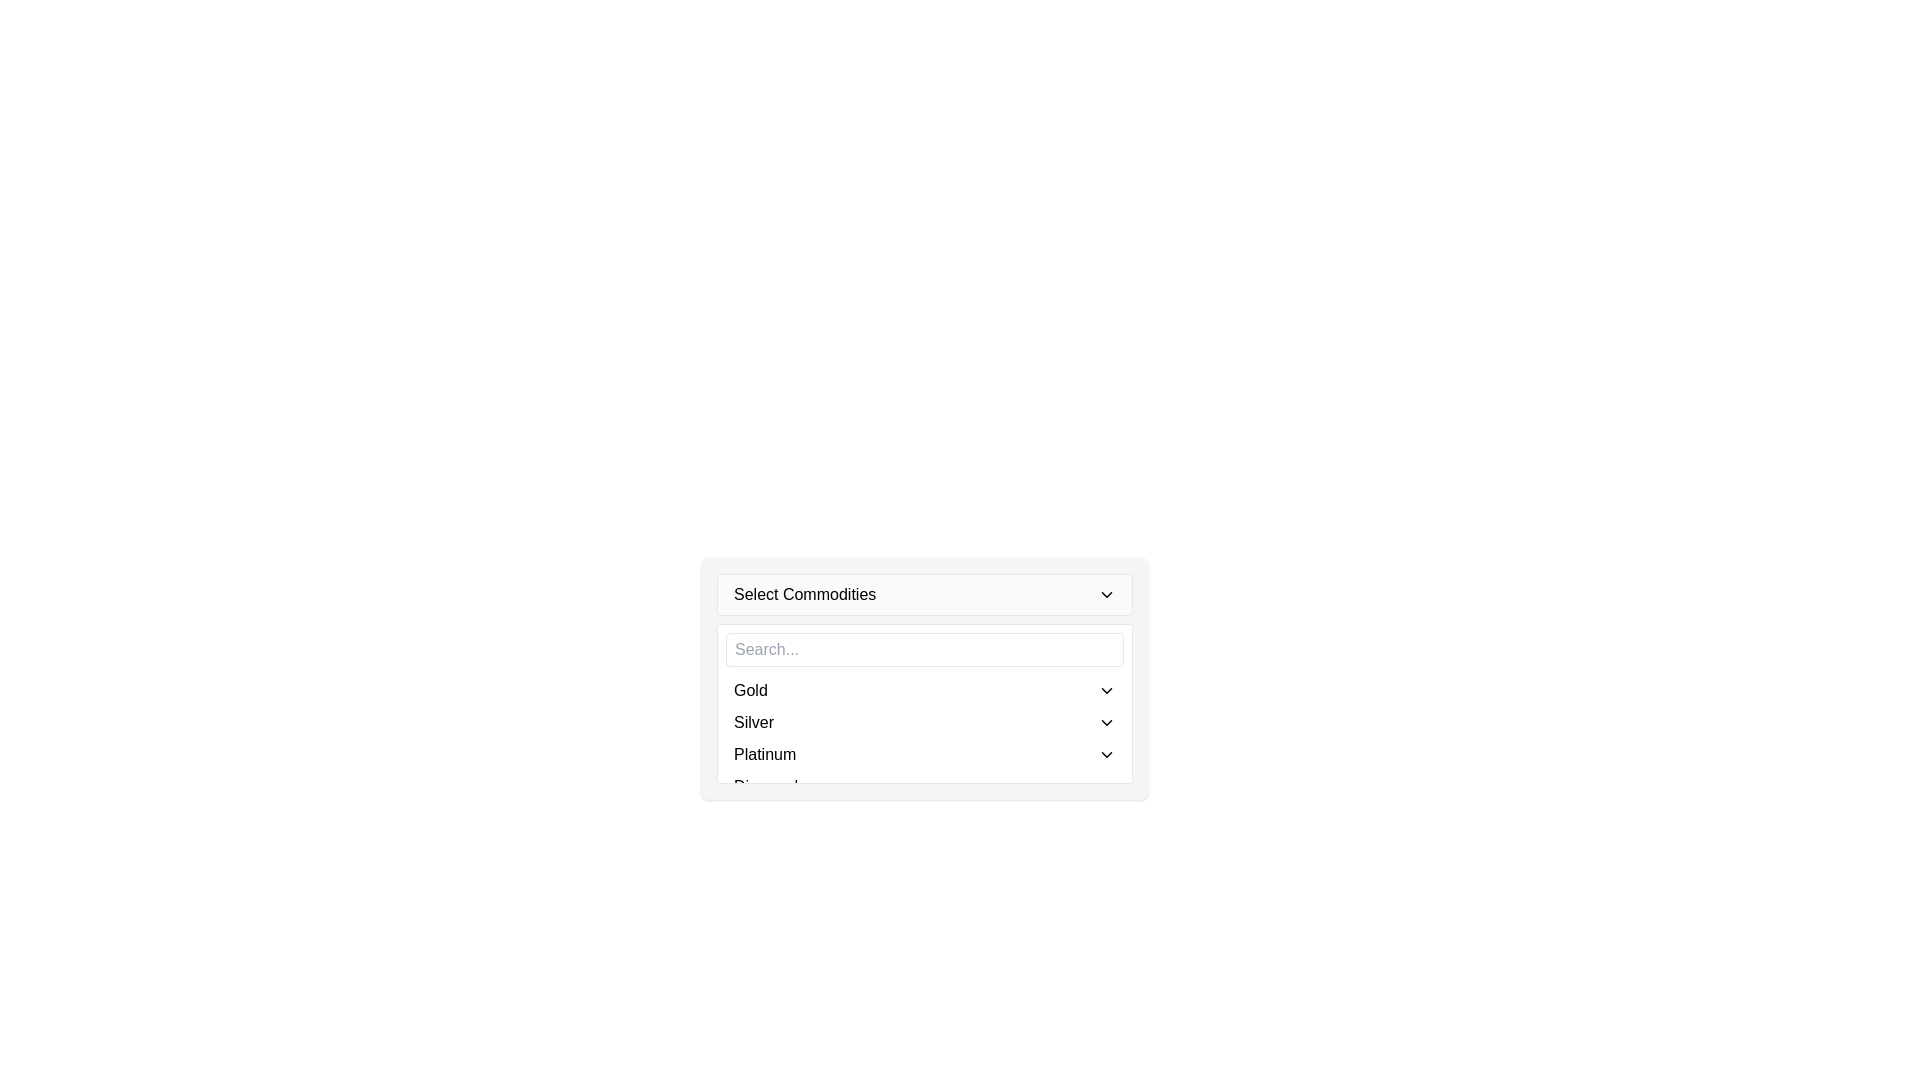  I want to click on displayed text 'Select Commodities' from the text label located on the left side of the dropdown menu header, so click(805, 593).